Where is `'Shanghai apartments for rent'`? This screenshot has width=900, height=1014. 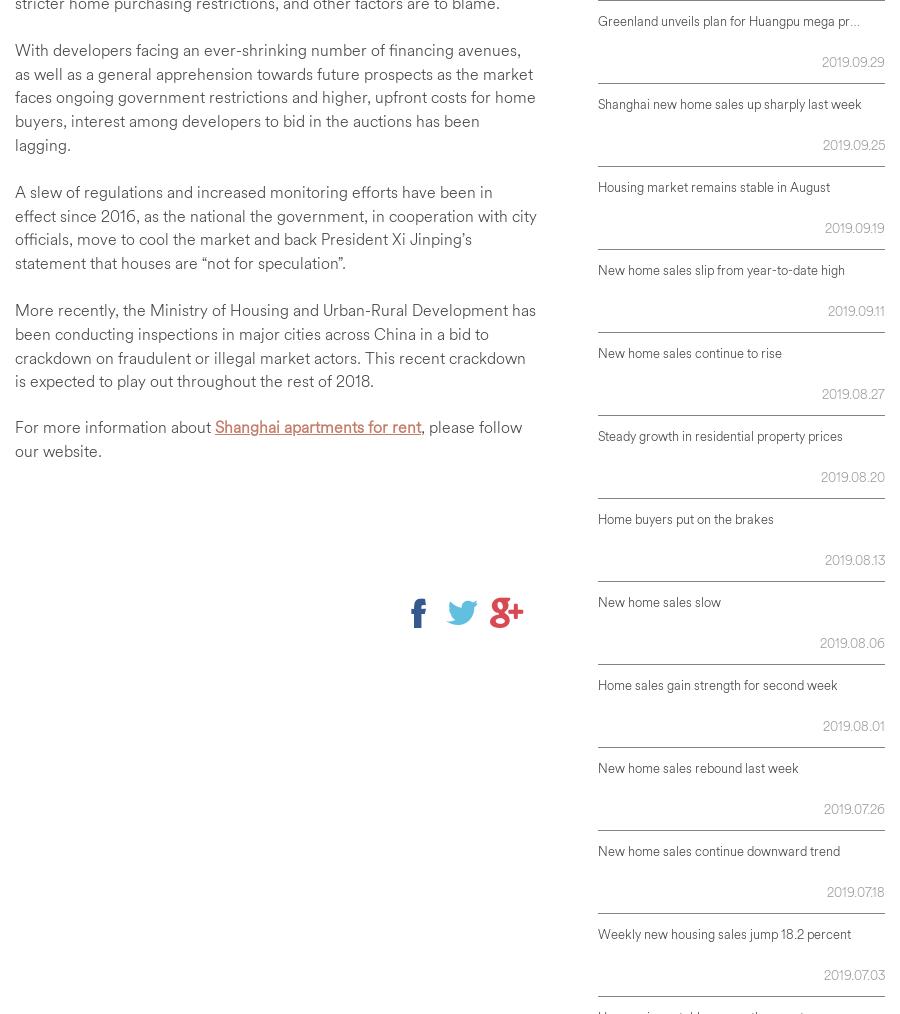 'Shanghai apartments for rent' is located at coordinates (316, 425).